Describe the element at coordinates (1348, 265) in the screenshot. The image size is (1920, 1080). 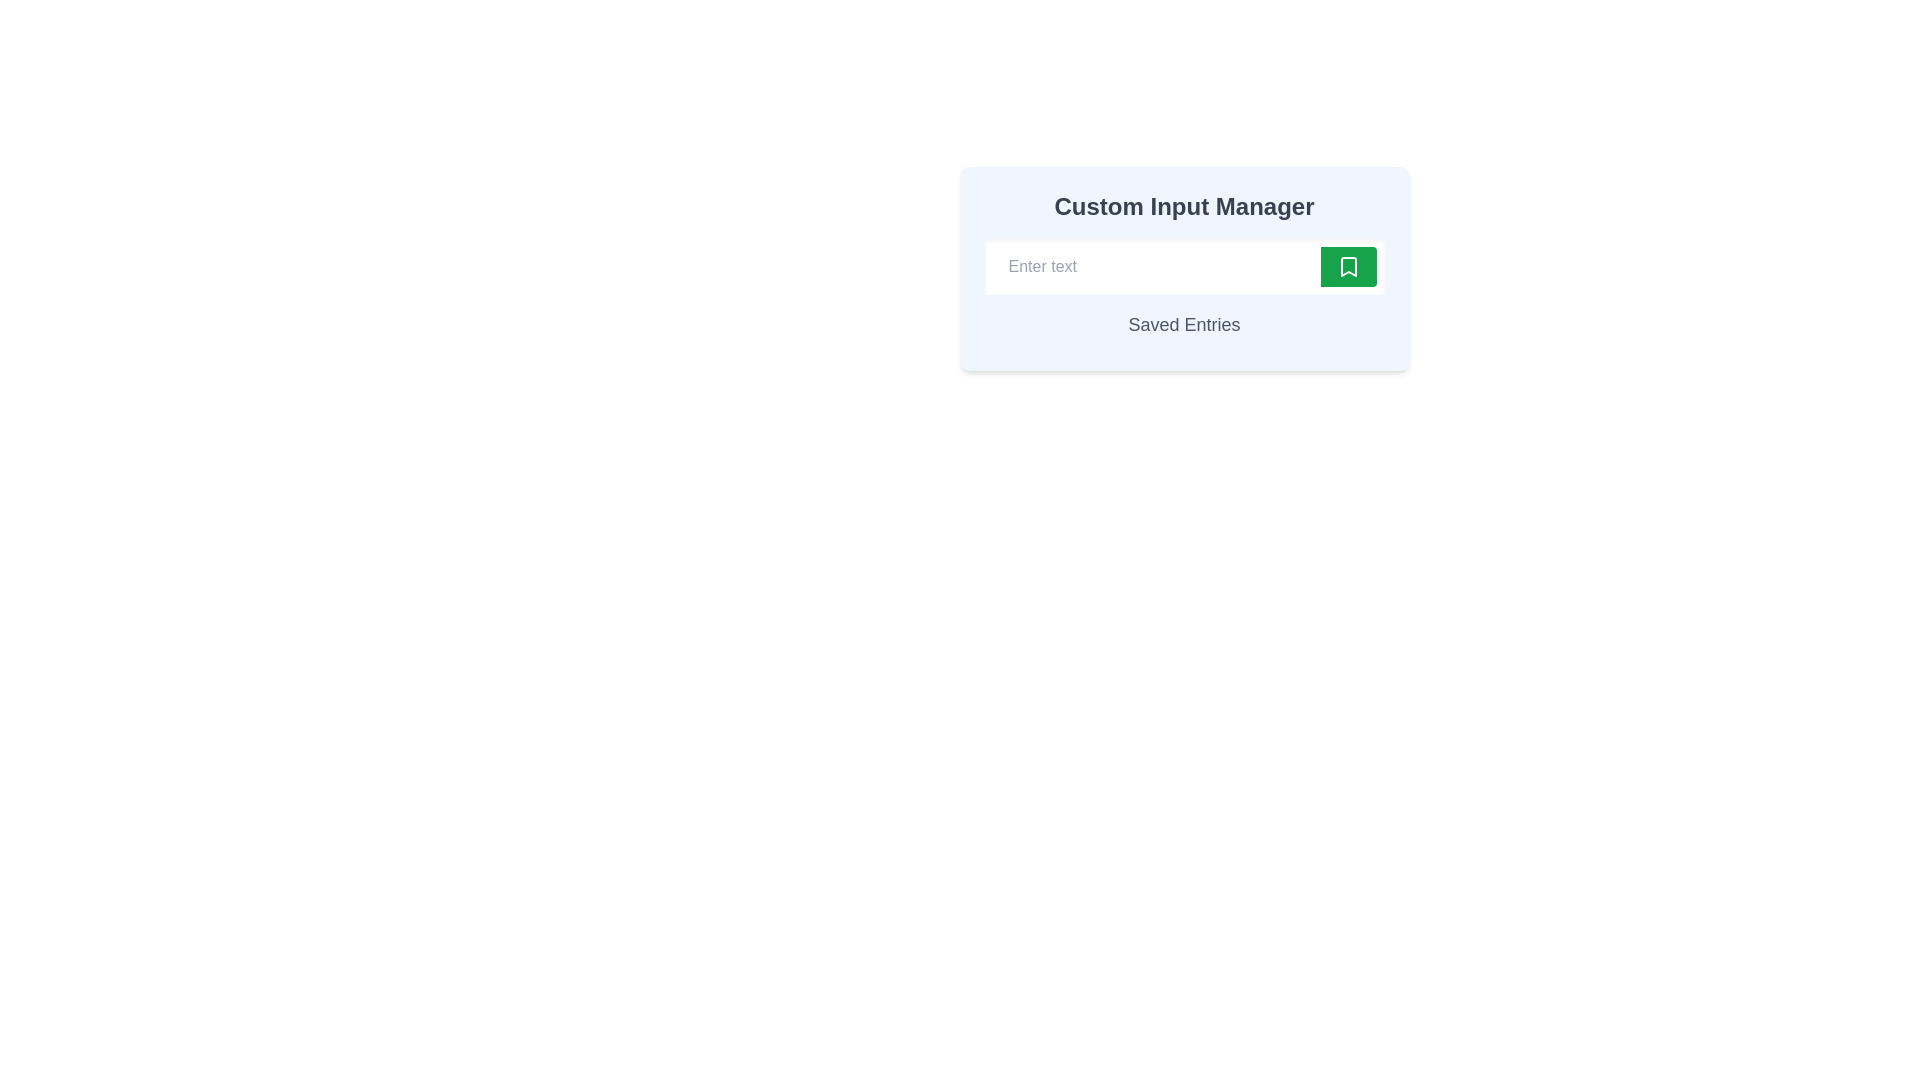
I see `the bookmark or save icon, which is centered within a green rectangular button adjacent to the 'Enter text' input field in the 'Custom Input Manager' panel` at that location.